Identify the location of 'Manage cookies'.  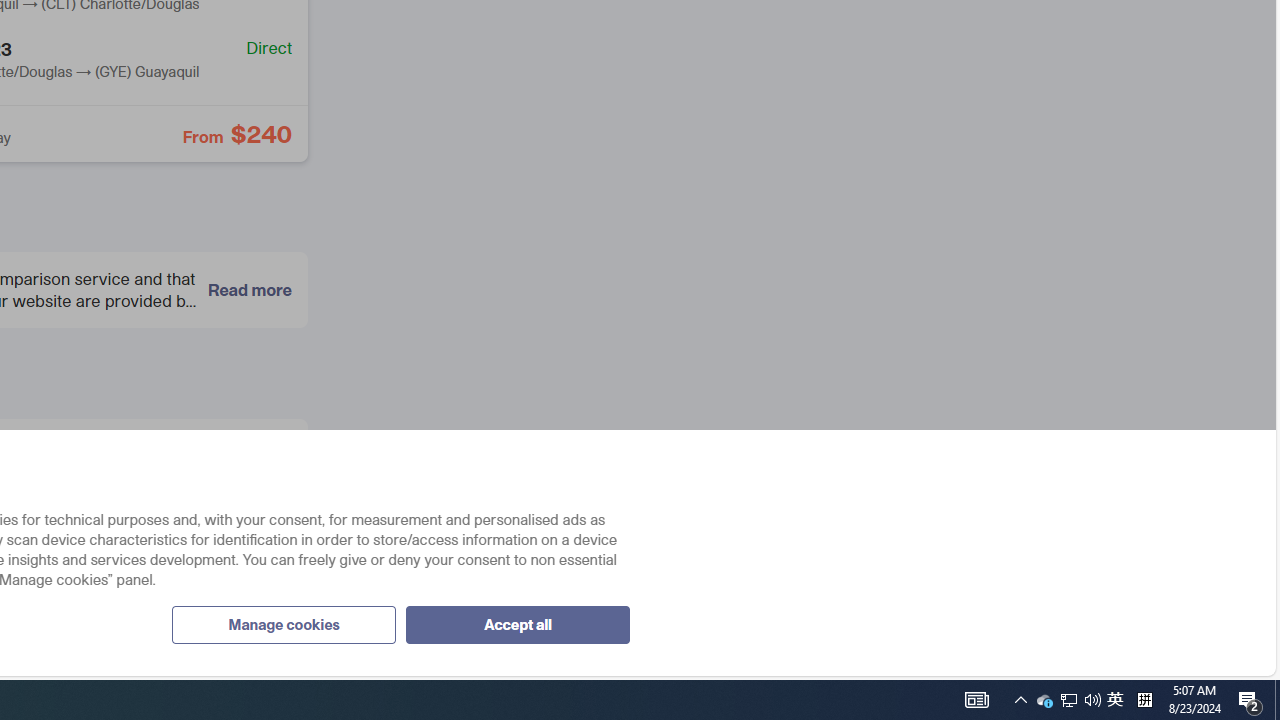
(282, 623).